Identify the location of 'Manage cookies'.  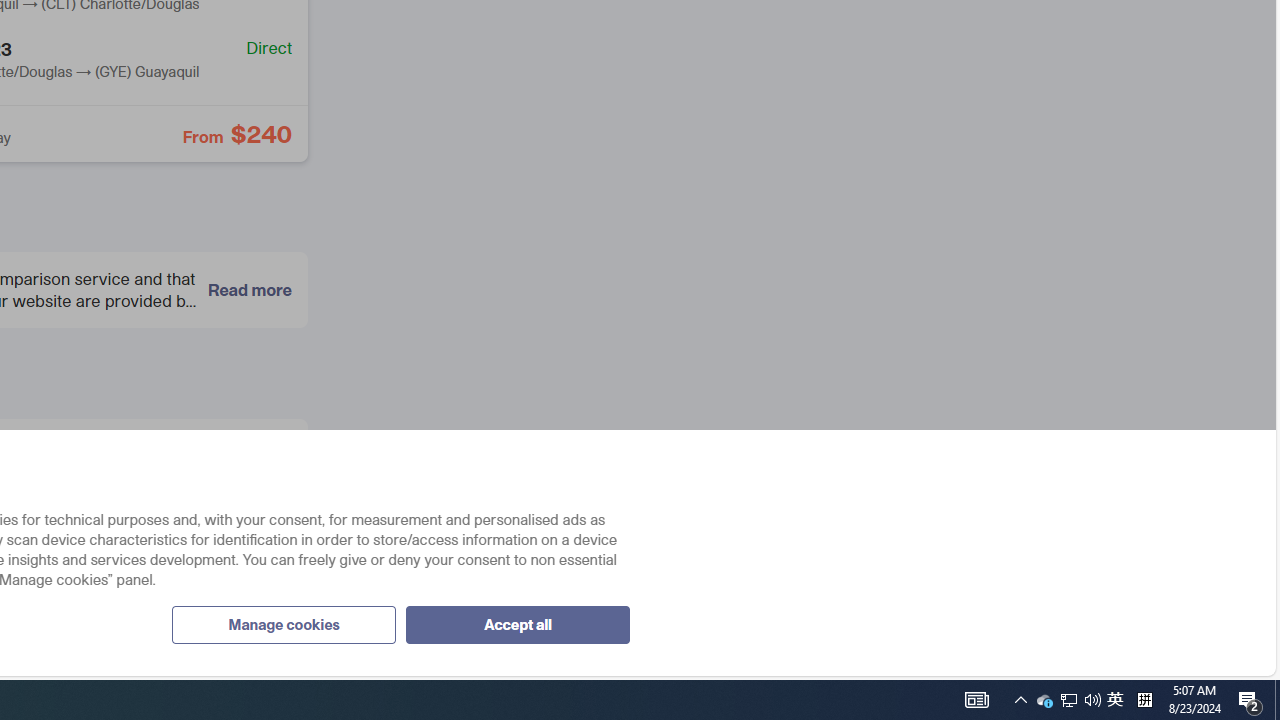
(282, 623).